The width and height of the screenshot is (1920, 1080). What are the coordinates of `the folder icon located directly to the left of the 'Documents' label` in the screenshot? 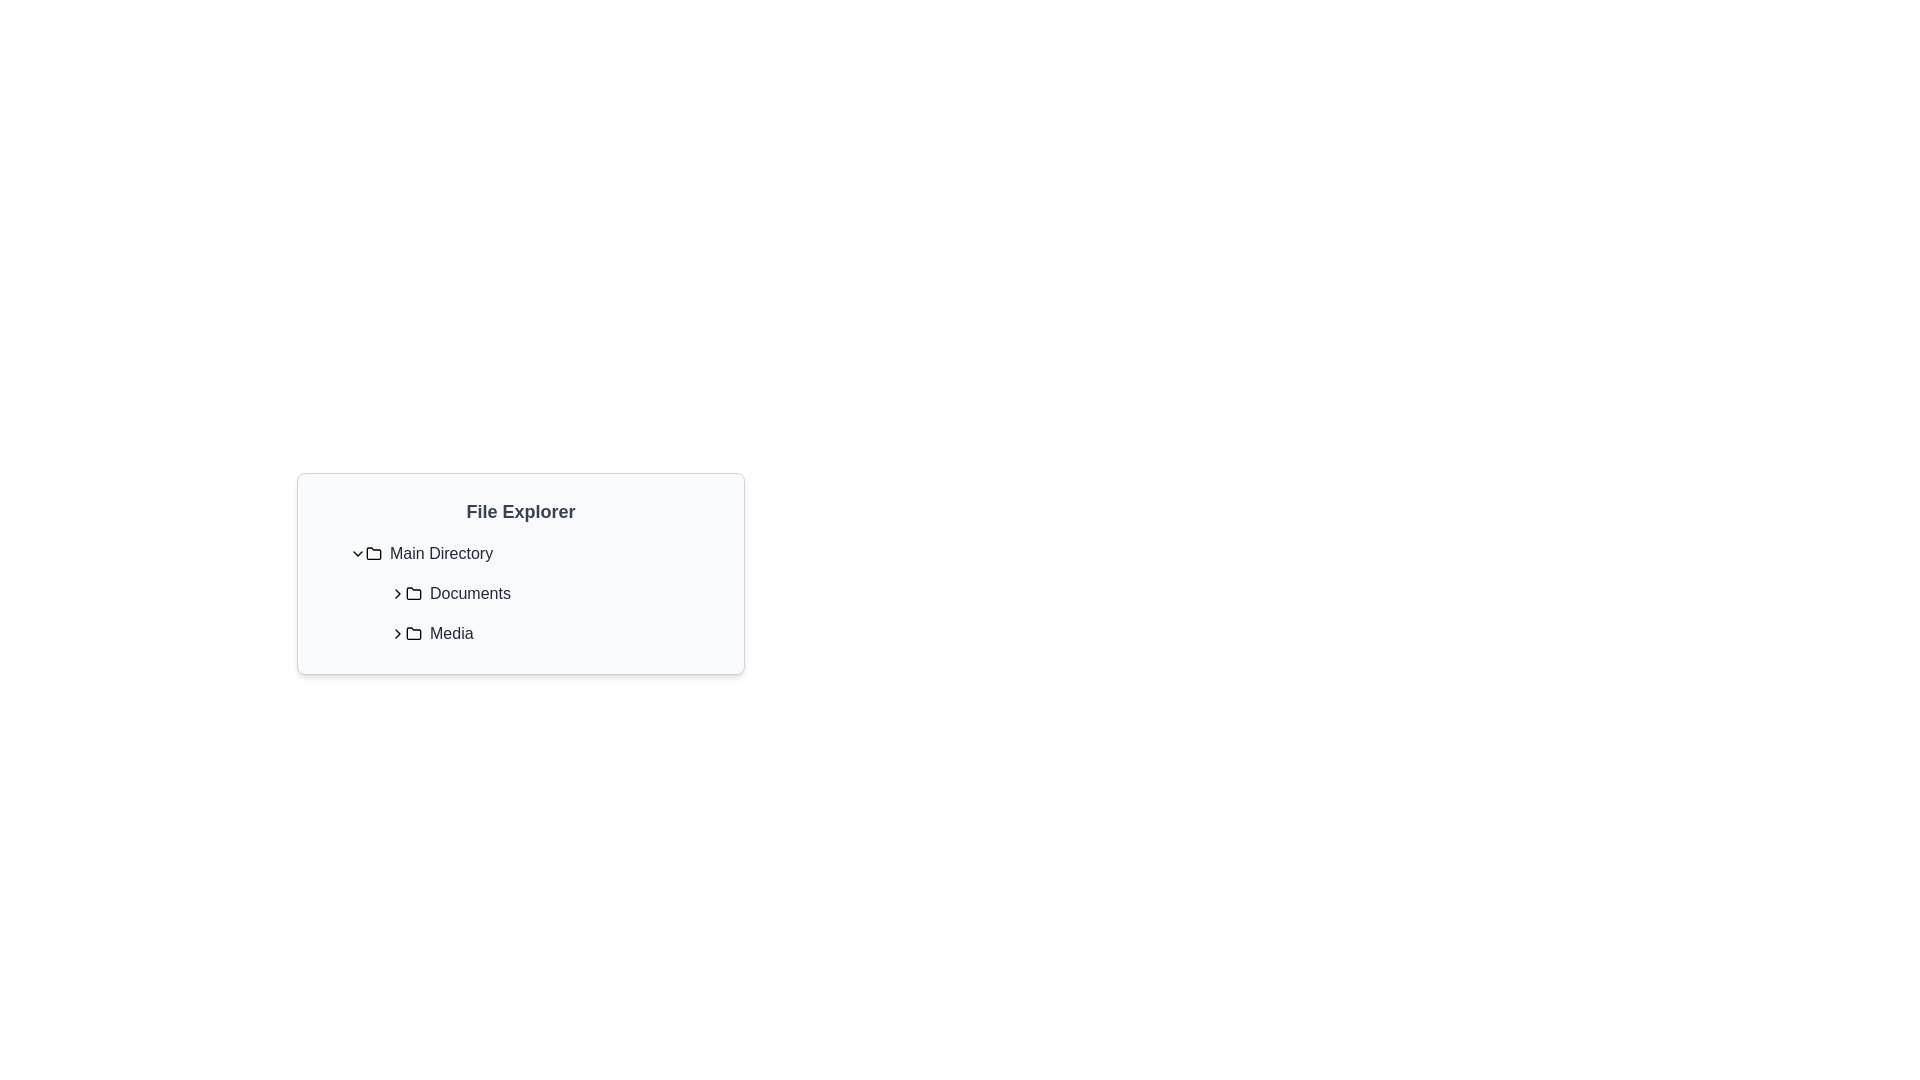 It's located at (412, 592).